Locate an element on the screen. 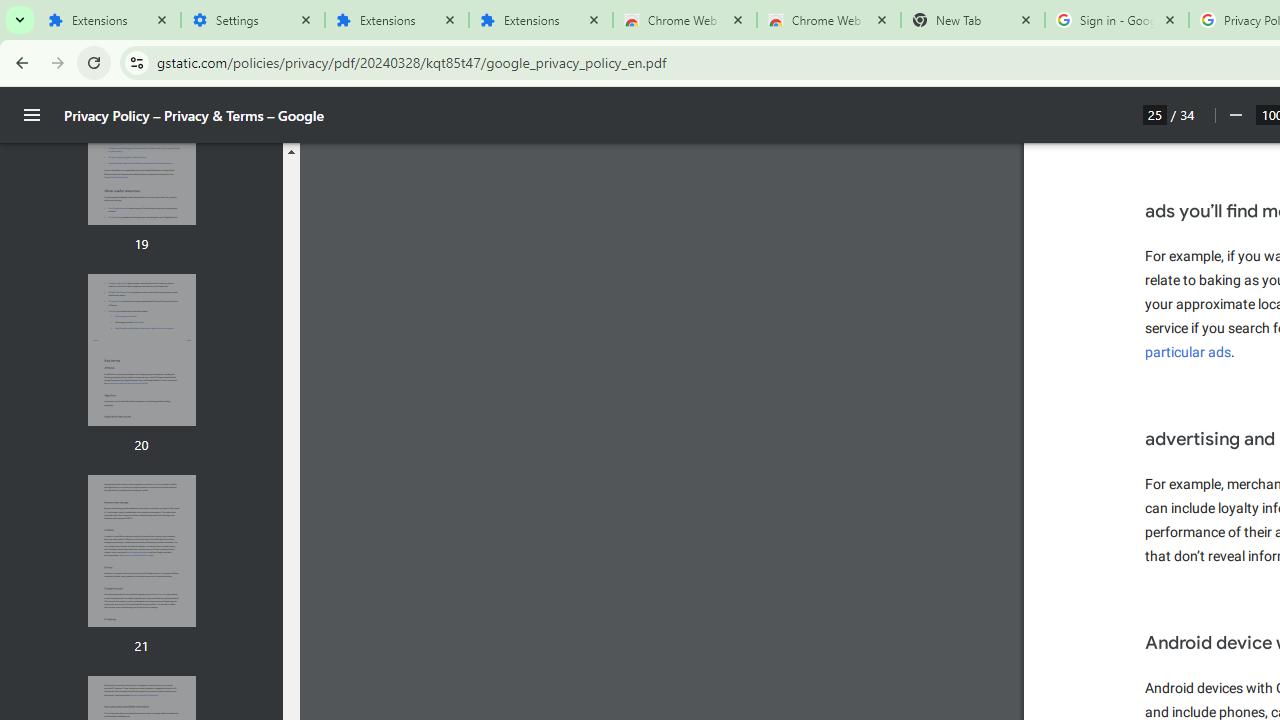 This screenshot has height=720, width=1280. 'Zoom out' is located at coordinates (1234, 115).